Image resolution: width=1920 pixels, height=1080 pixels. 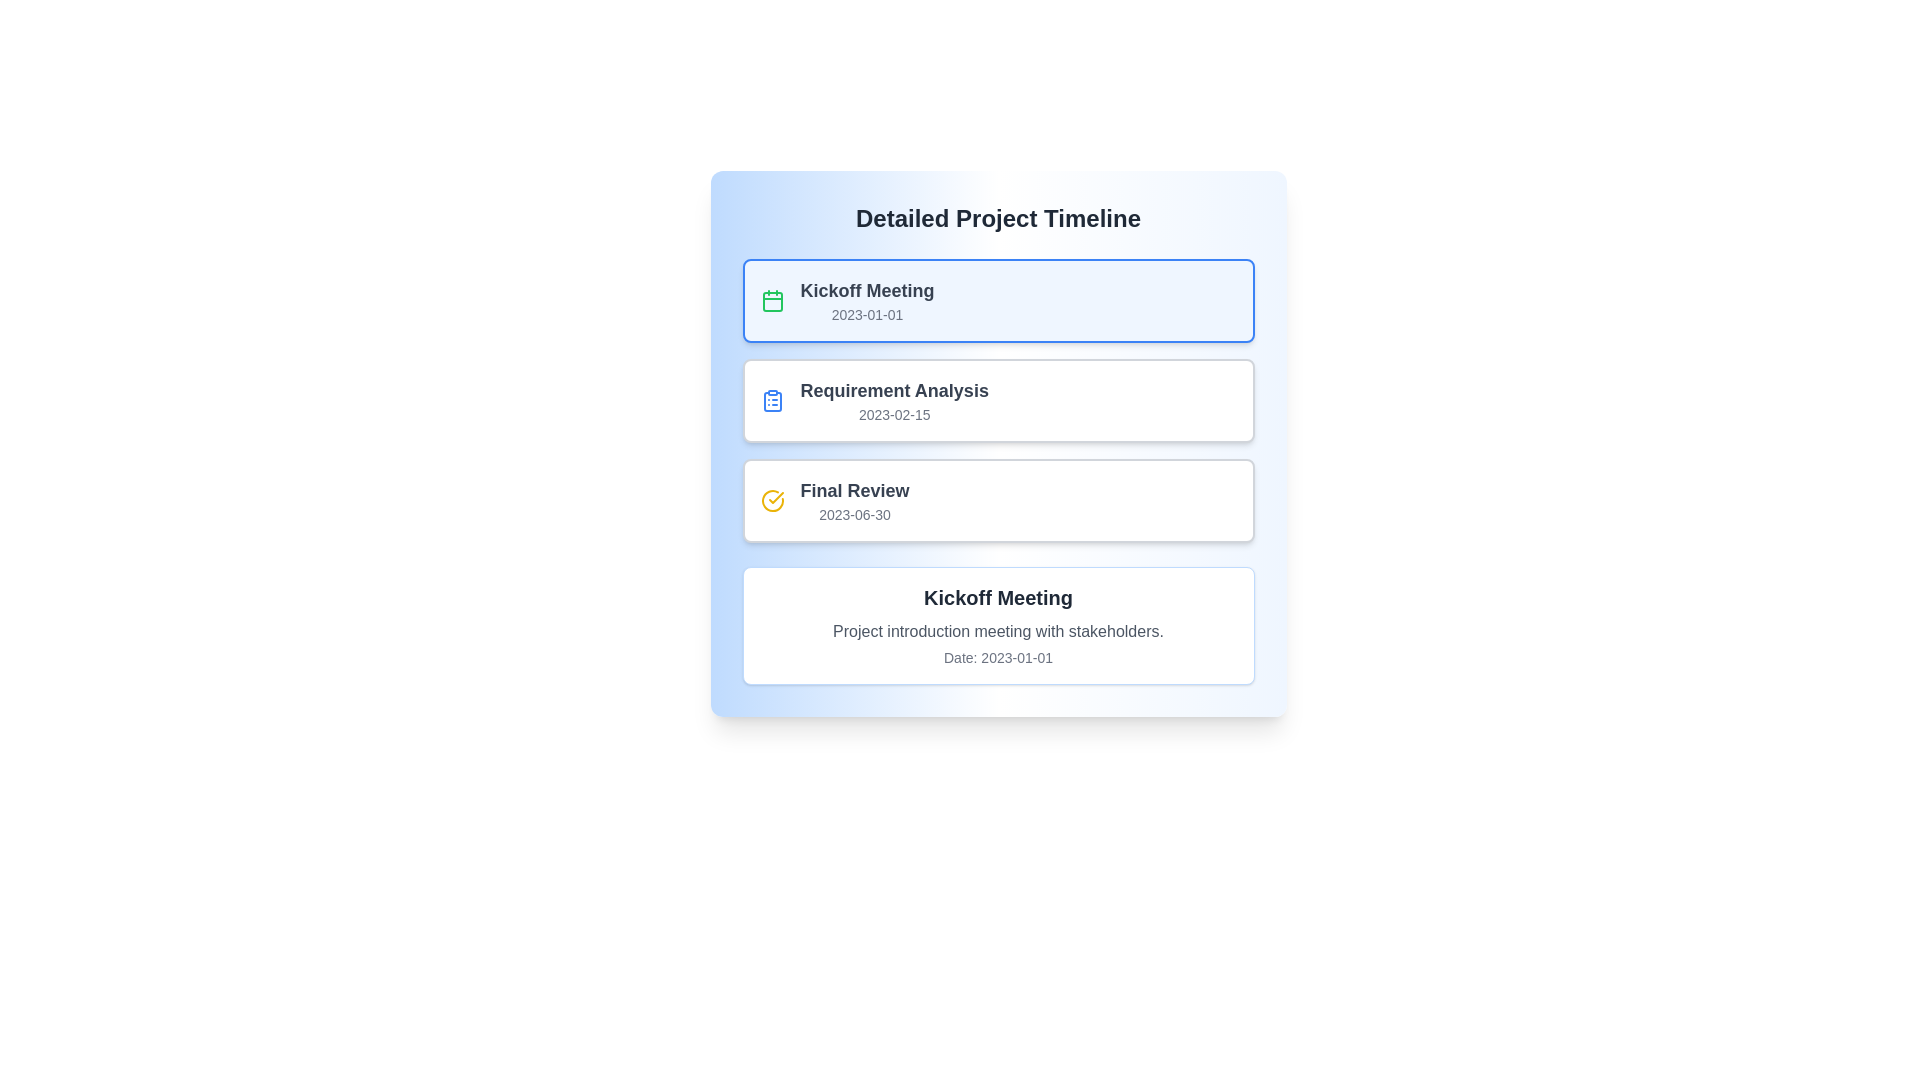 I want to click on the Text Label that serves as a title for the corresponding section of the timeline, located centrally within the third section under 'Detailed Project Timeline', so click(x=854, y=490).